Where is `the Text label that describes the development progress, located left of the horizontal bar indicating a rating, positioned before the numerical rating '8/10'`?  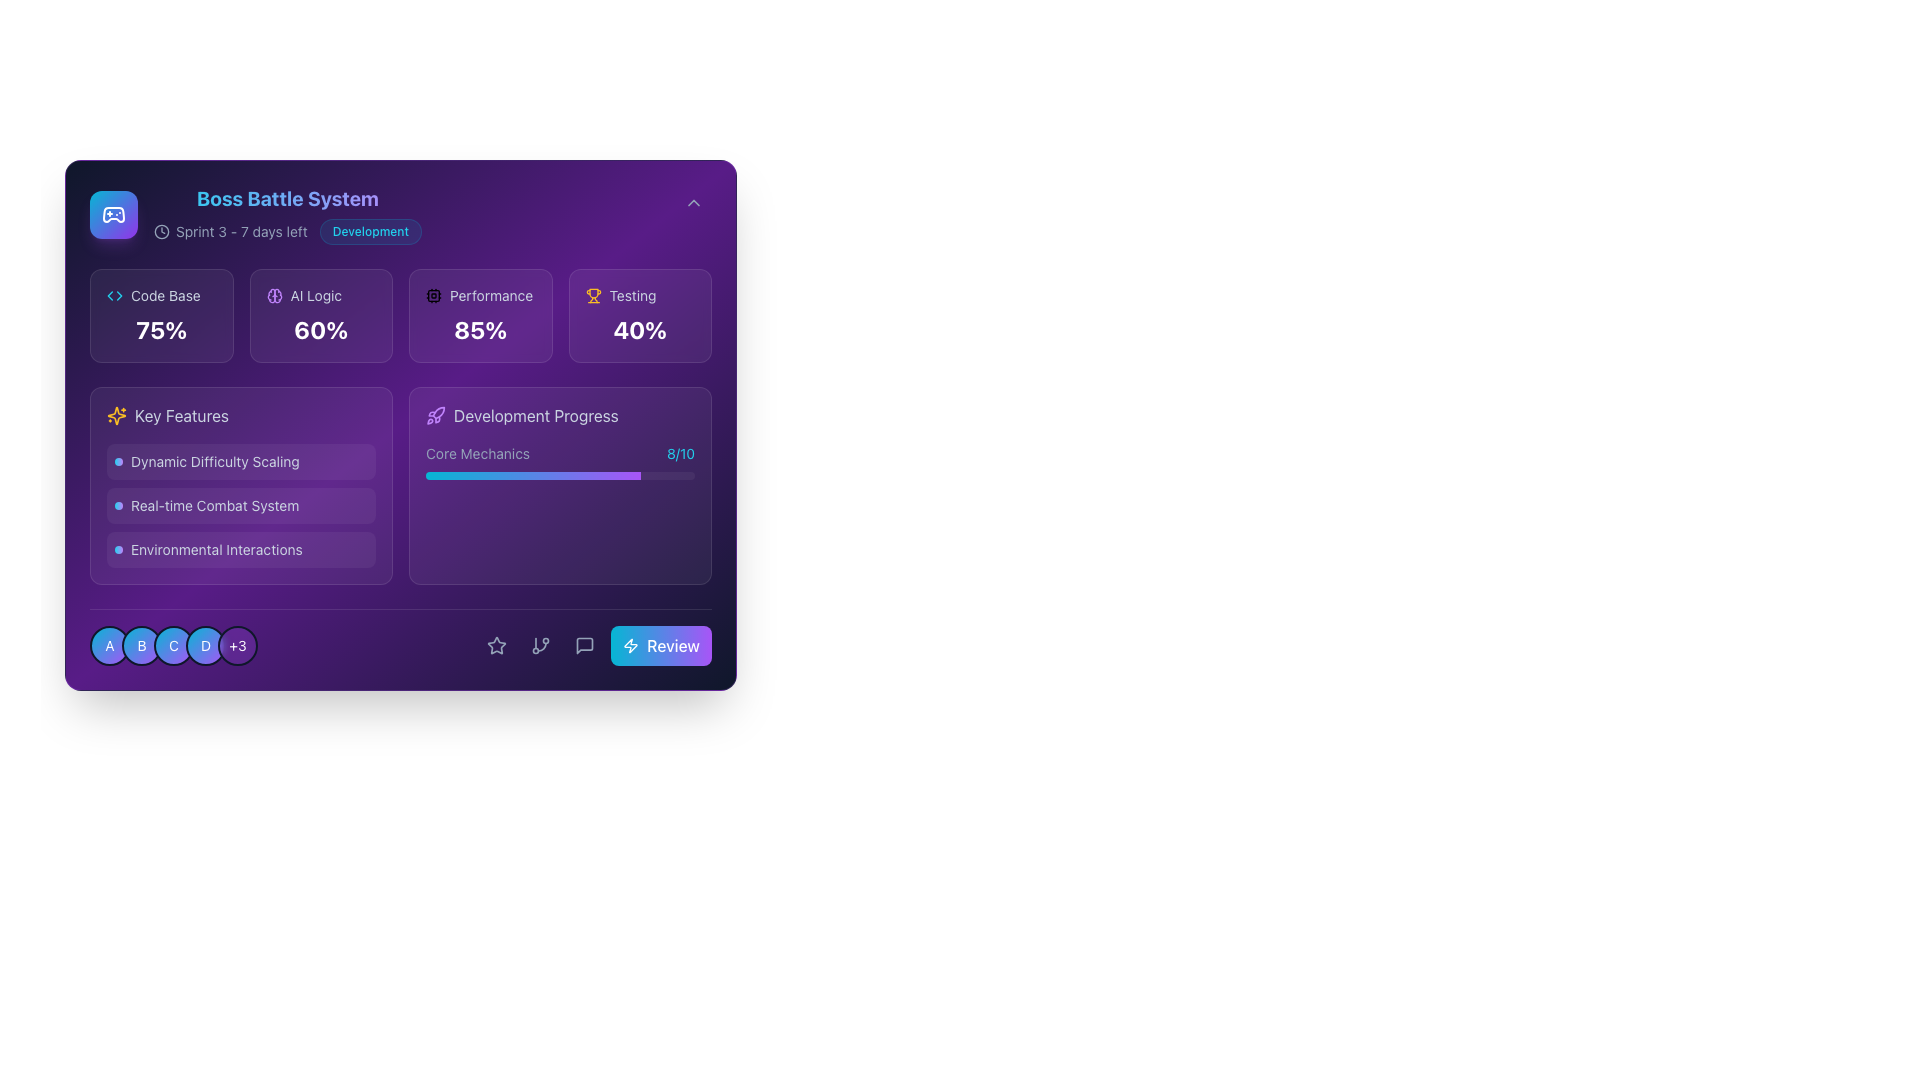 the Text label that describes the development progress, located left of the horizontal bar indicating a rating, positioned before the numerical rating '8/10' is located at coordinates (477, 454).